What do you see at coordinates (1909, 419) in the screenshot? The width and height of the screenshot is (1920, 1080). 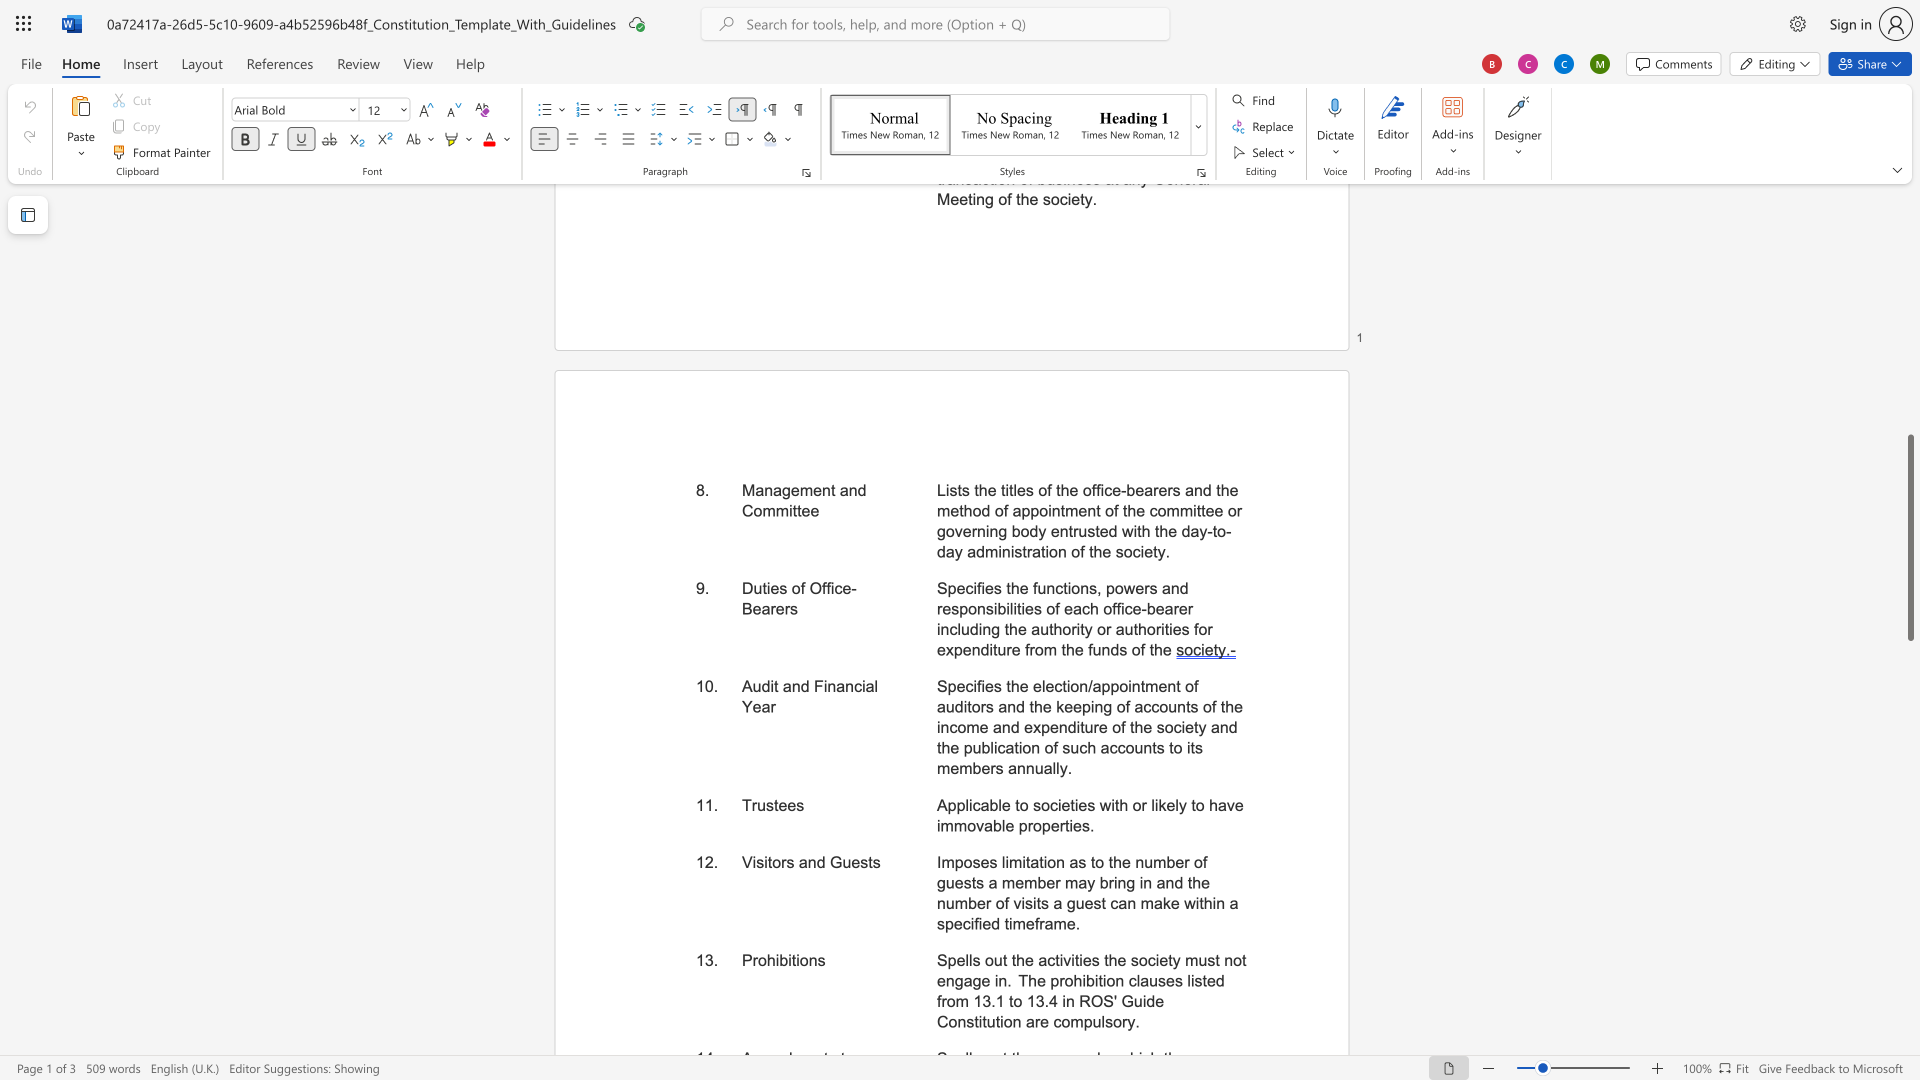 I see `the scrollbar on the right to shift the page higher` at bounding box center [1909, 419].